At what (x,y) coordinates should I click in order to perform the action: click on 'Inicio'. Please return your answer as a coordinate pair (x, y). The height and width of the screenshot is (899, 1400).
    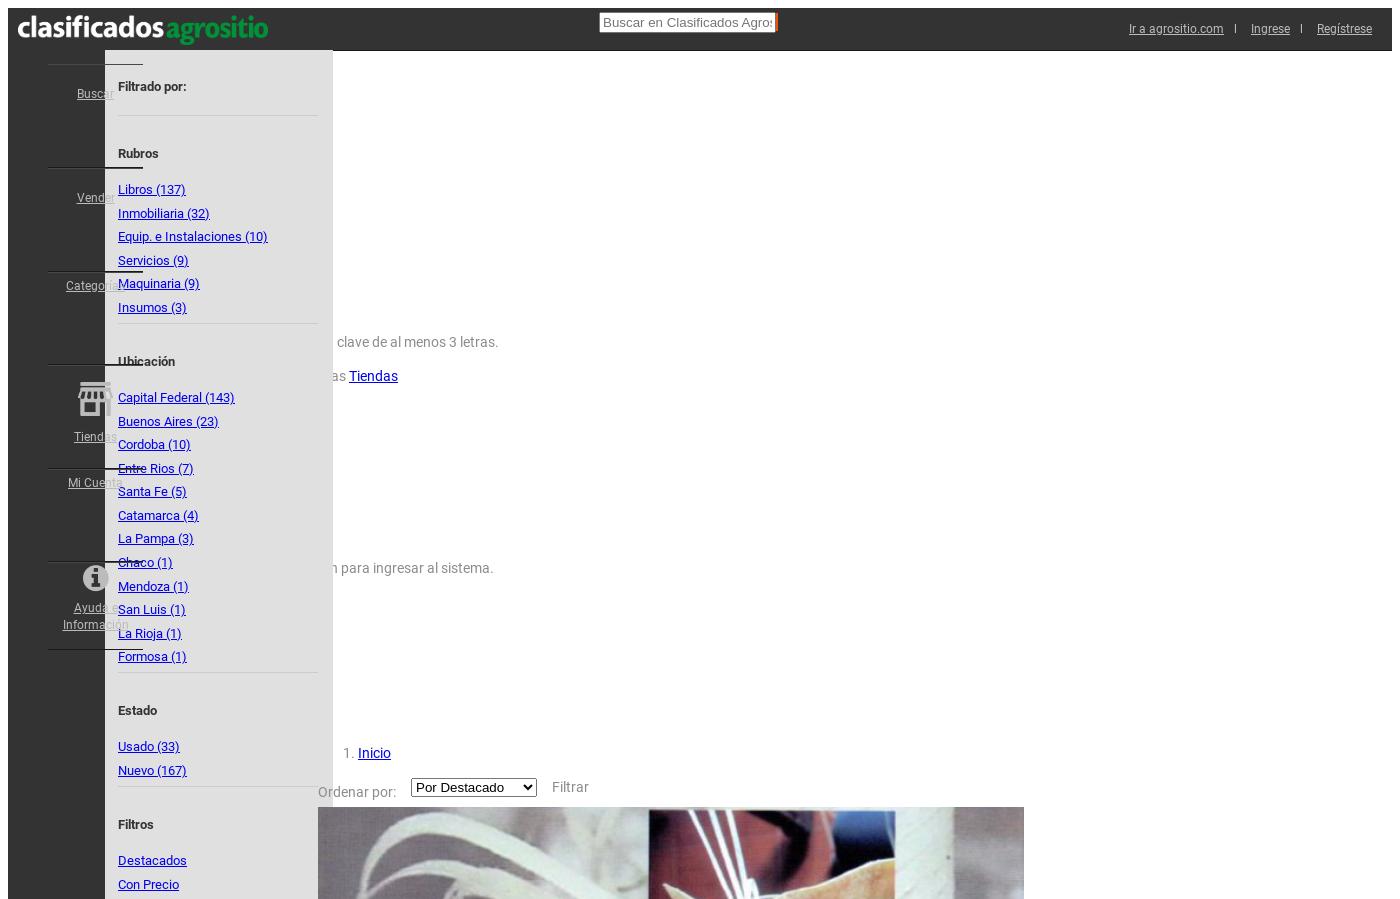
    Looking at the image, I should click on (374, 753).